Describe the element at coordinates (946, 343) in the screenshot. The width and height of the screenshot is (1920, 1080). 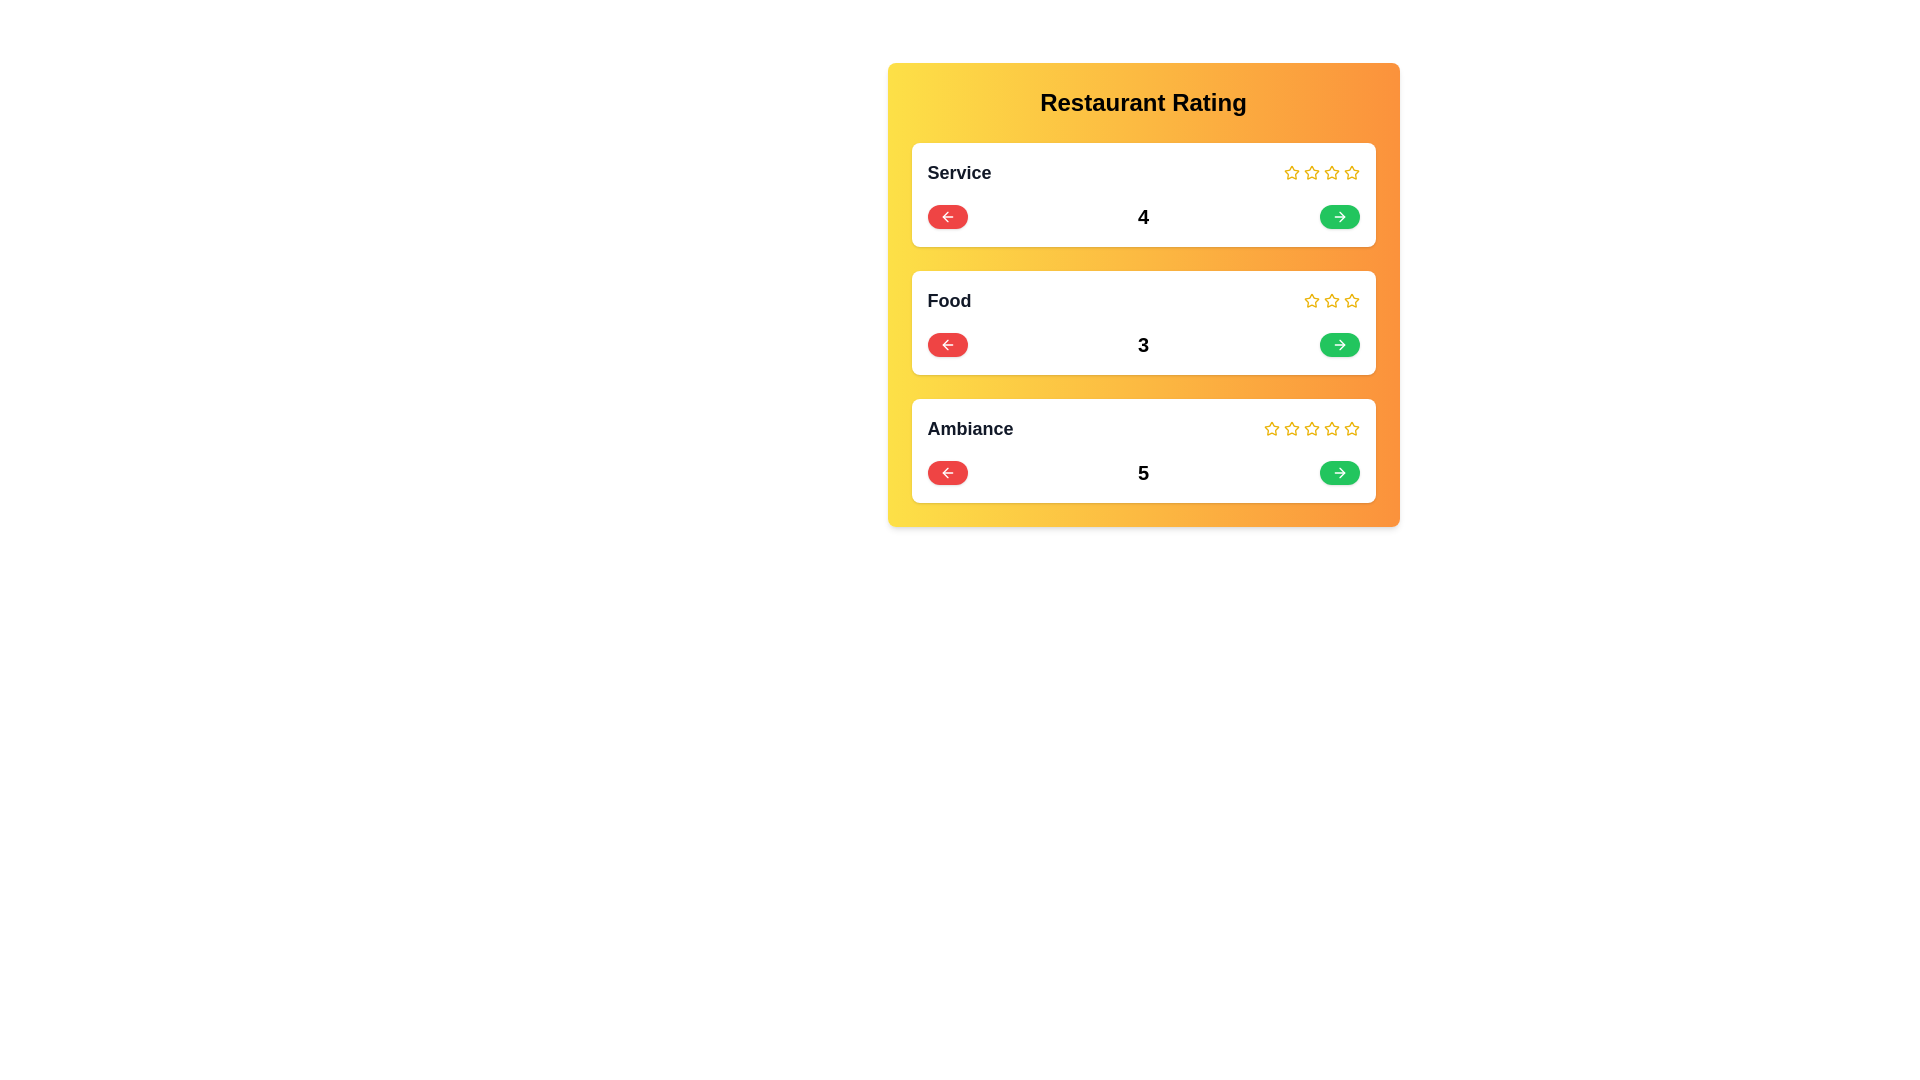
I see `the second button in the column that allows users to decrease the rating for the 'Food' category` at that location.